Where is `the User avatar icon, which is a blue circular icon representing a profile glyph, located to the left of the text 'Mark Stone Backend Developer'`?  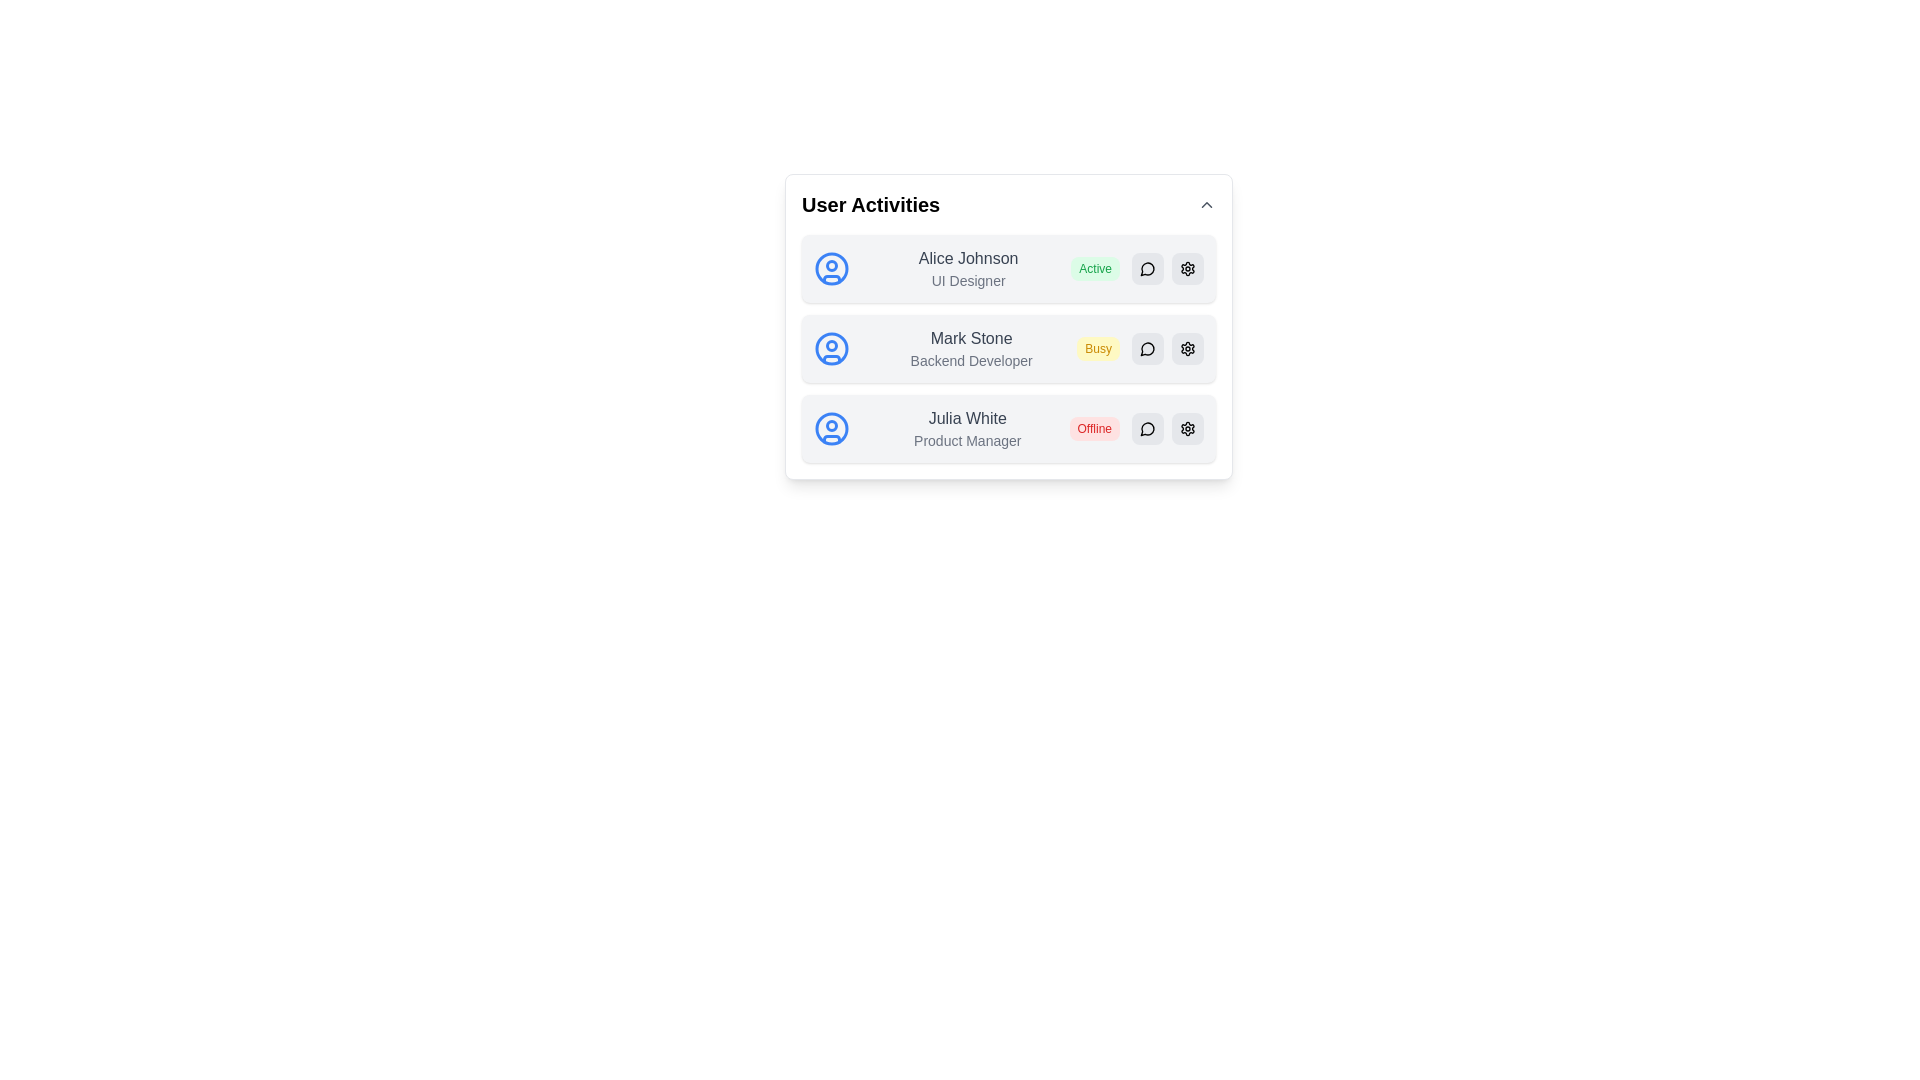
the User avatar icon, which is a blue circular icon representing a profile glyph, located to the left of the text 'Mark Stone Backend Developer' is located at coordinates (831, 347).